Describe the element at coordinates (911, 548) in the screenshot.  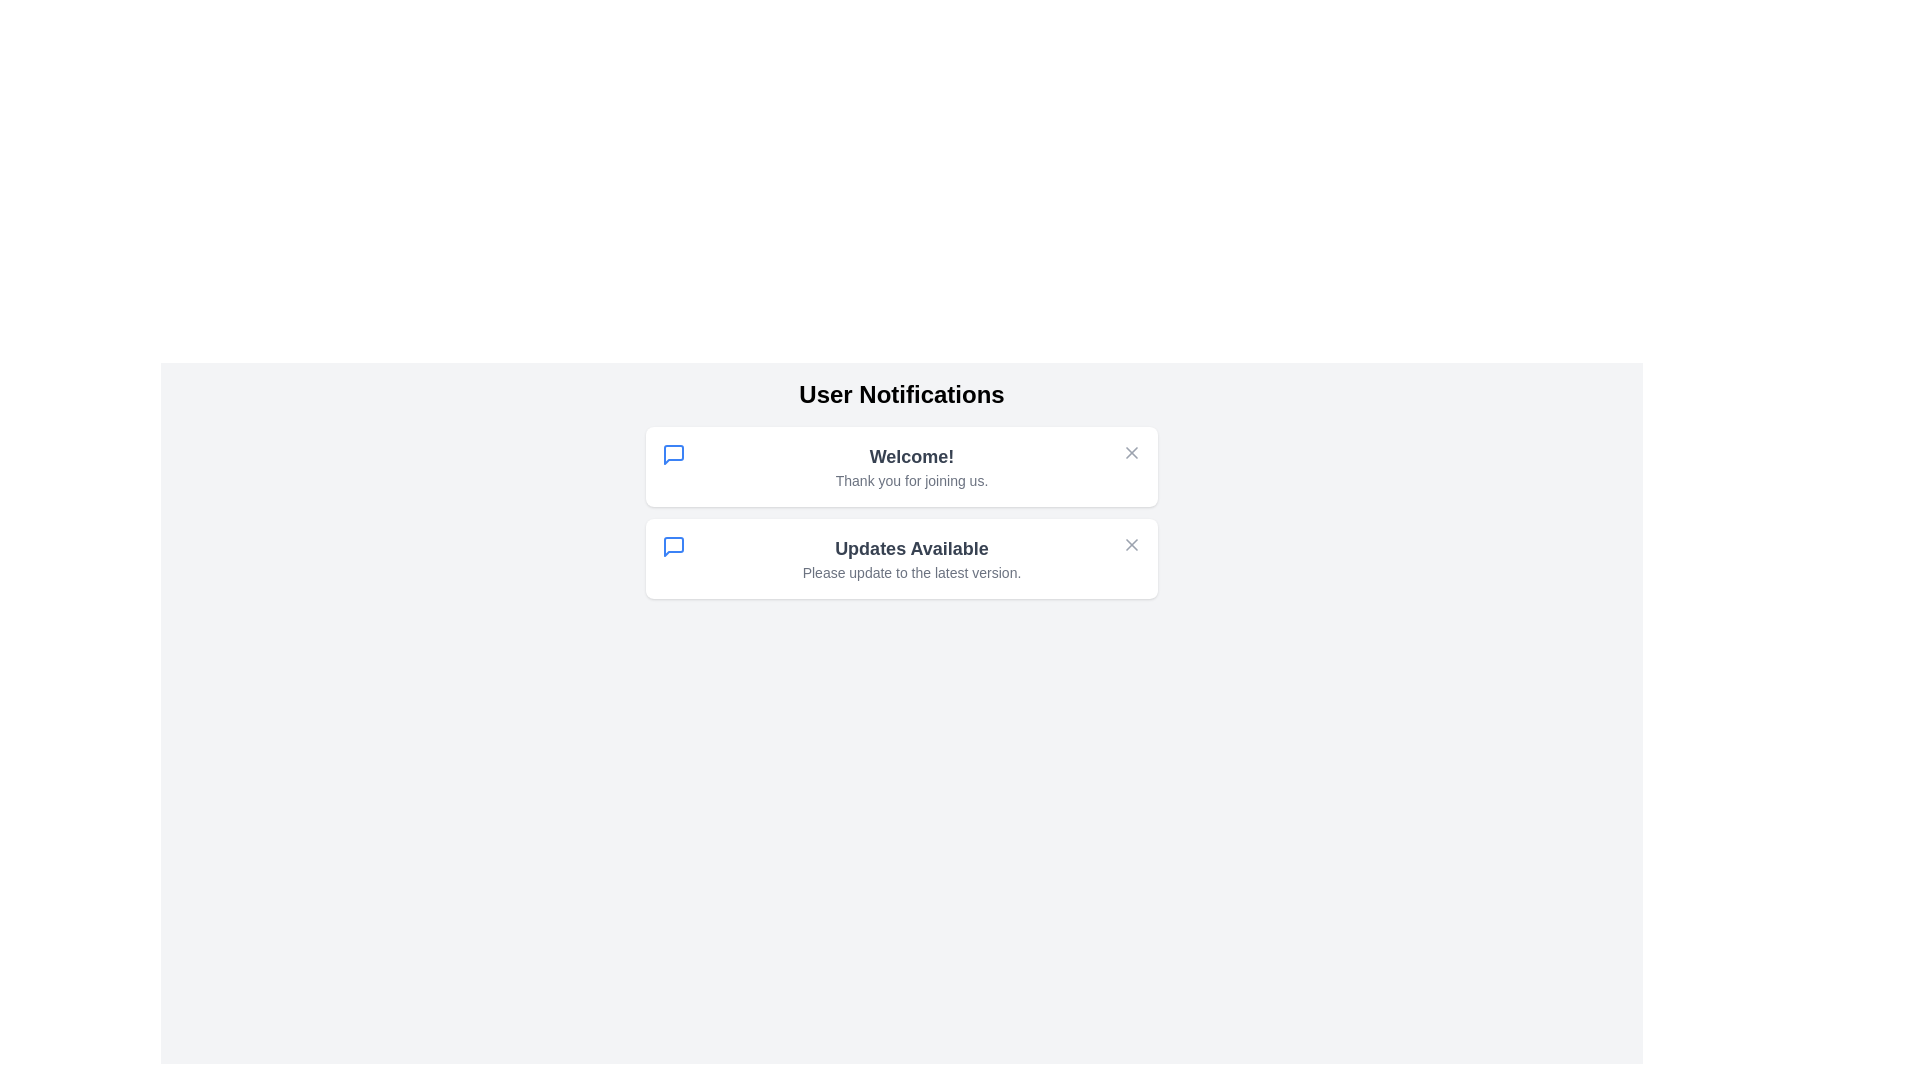
I see `the 'Updates Available' static text label, which is prominently displayed in a larger and bold font within the second notification card, located at the center of the notification panel` at that location.